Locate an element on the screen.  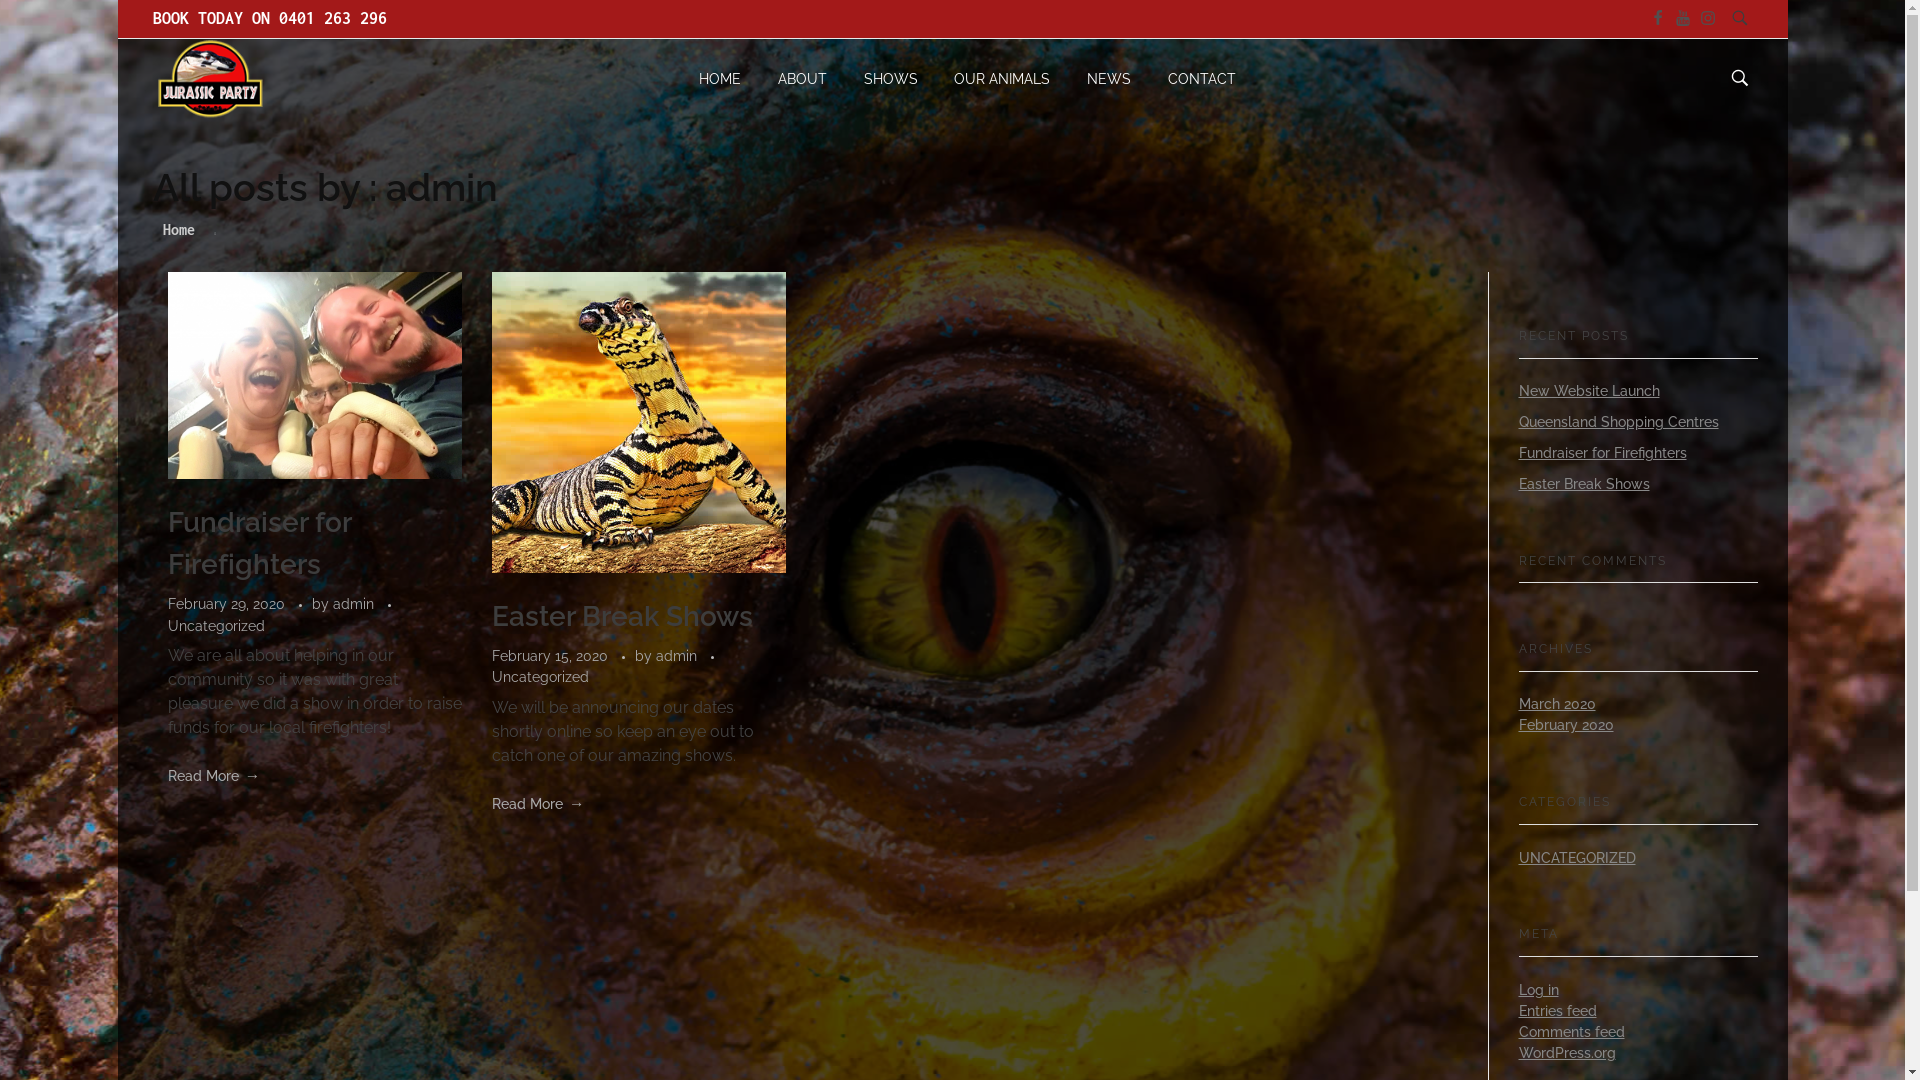
'Entries feed' is located at coordinates (1517, 1010).